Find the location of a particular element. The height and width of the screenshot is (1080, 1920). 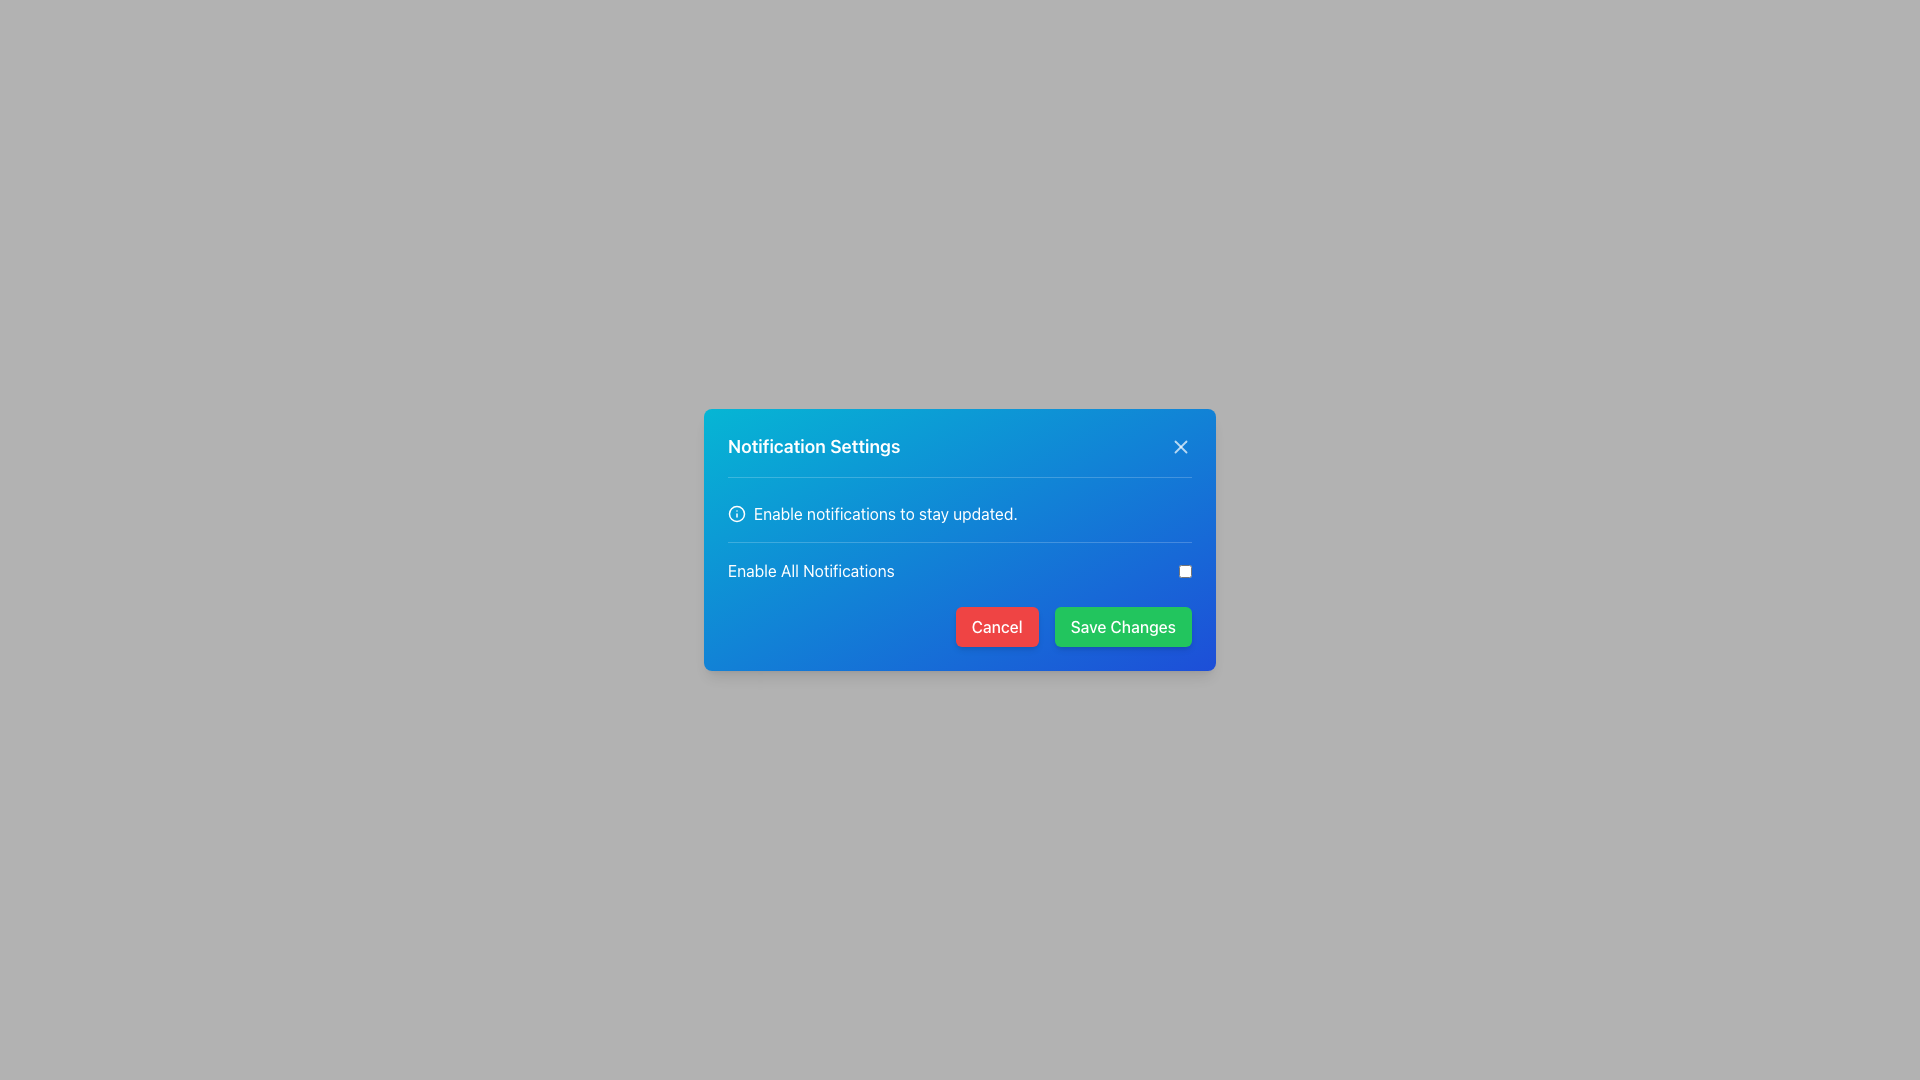

the 'Cancel' button located at the bottom-right of the 'Notification Settings' modal to abort changes is located at coordinates (960, 626).